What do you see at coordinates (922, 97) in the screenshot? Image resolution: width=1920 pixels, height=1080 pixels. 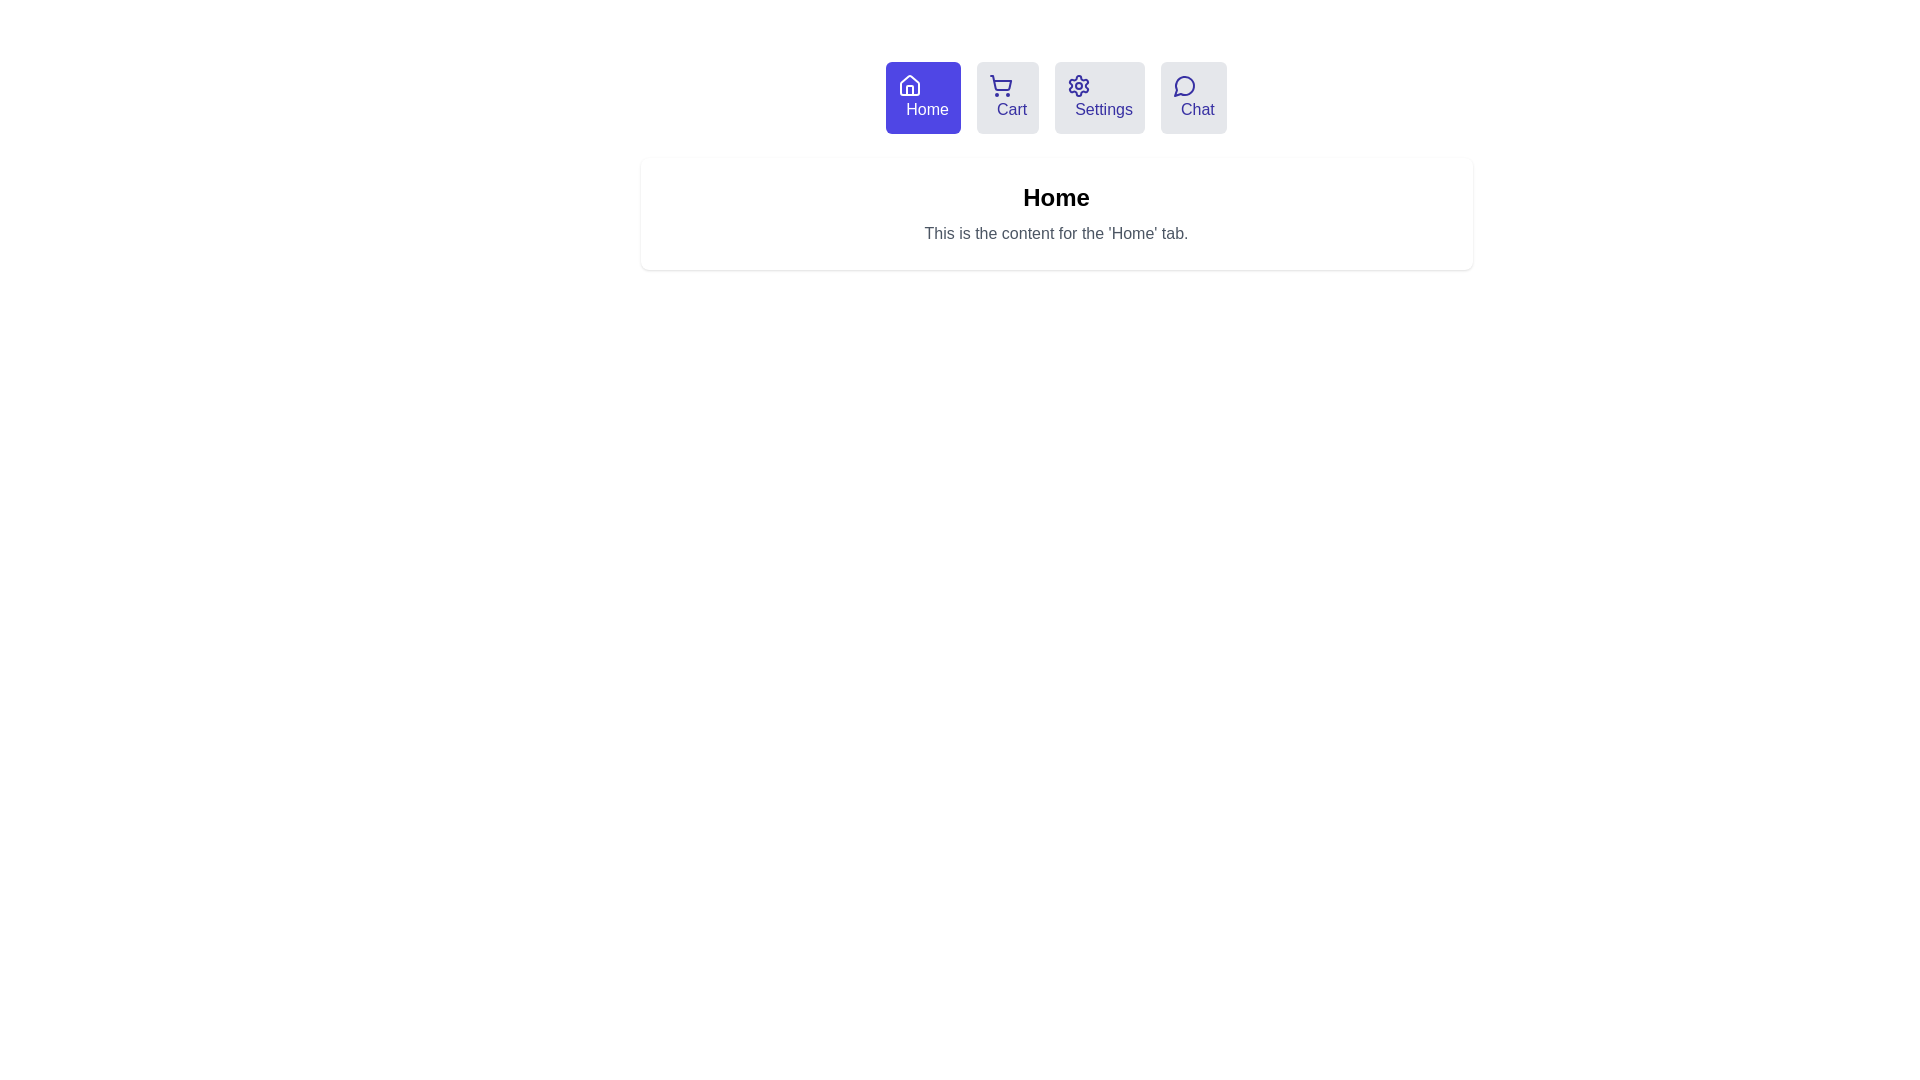 I see `the tab labeled Home to observe its visual changes` at bounding box center [922, 97].